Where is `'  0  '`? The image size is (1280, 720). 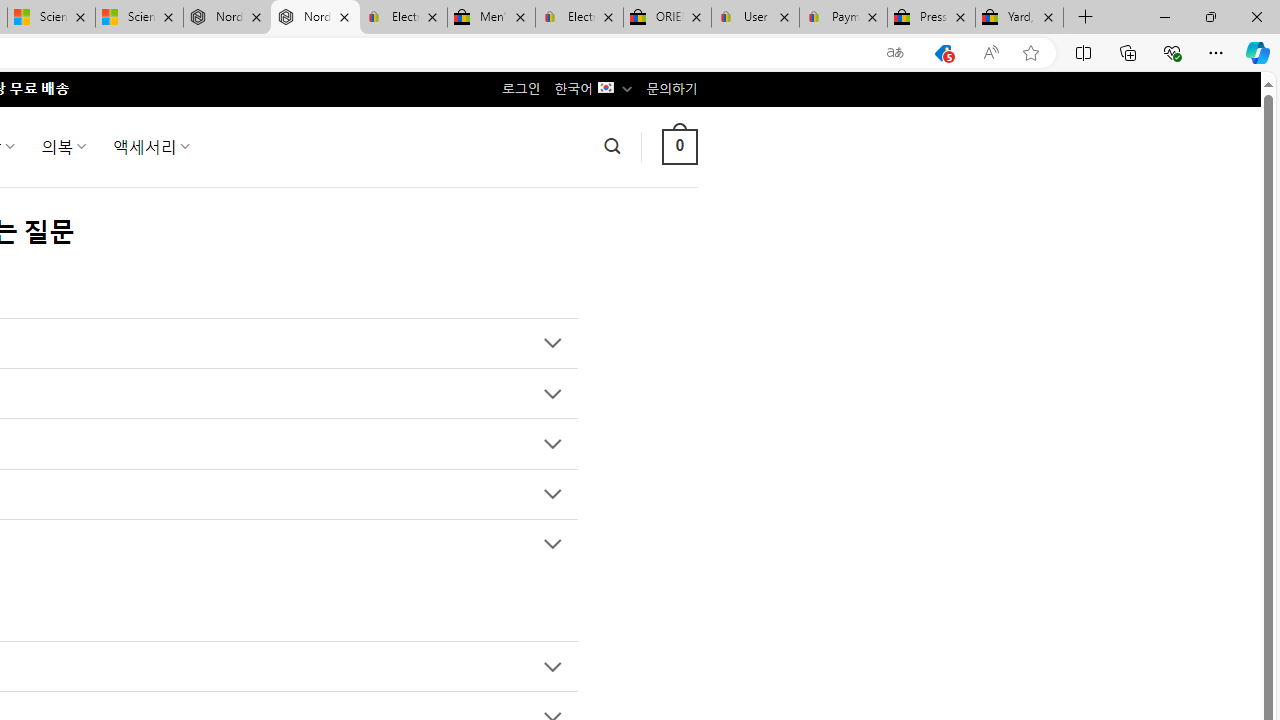 '  0  ' is located at coordinates (679, 145).